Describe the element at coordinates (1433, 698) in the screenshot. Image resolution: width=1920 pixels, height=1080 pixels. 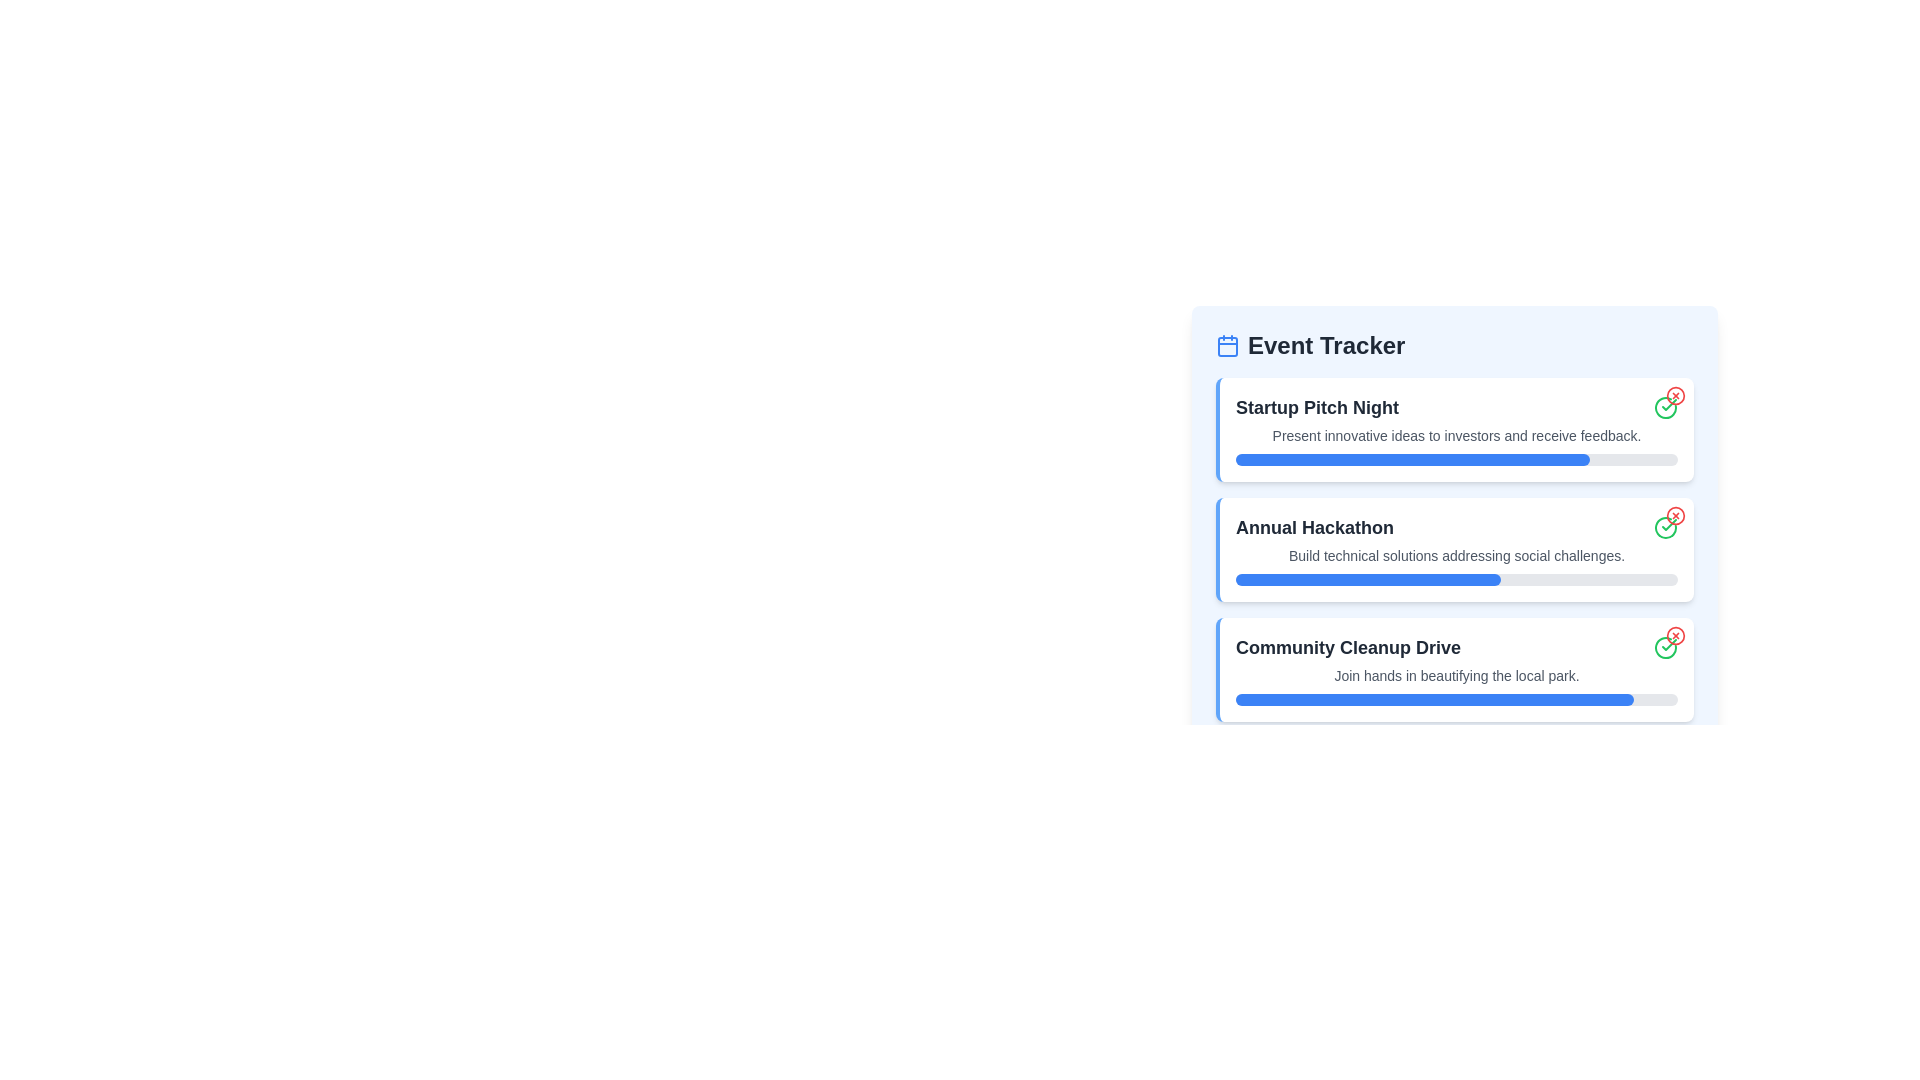
I see `the non-interactive progress bar indicating the status of the 'Community Cleanup Drive' event, located below the event description in the 'Event Tracker' section` at that location.